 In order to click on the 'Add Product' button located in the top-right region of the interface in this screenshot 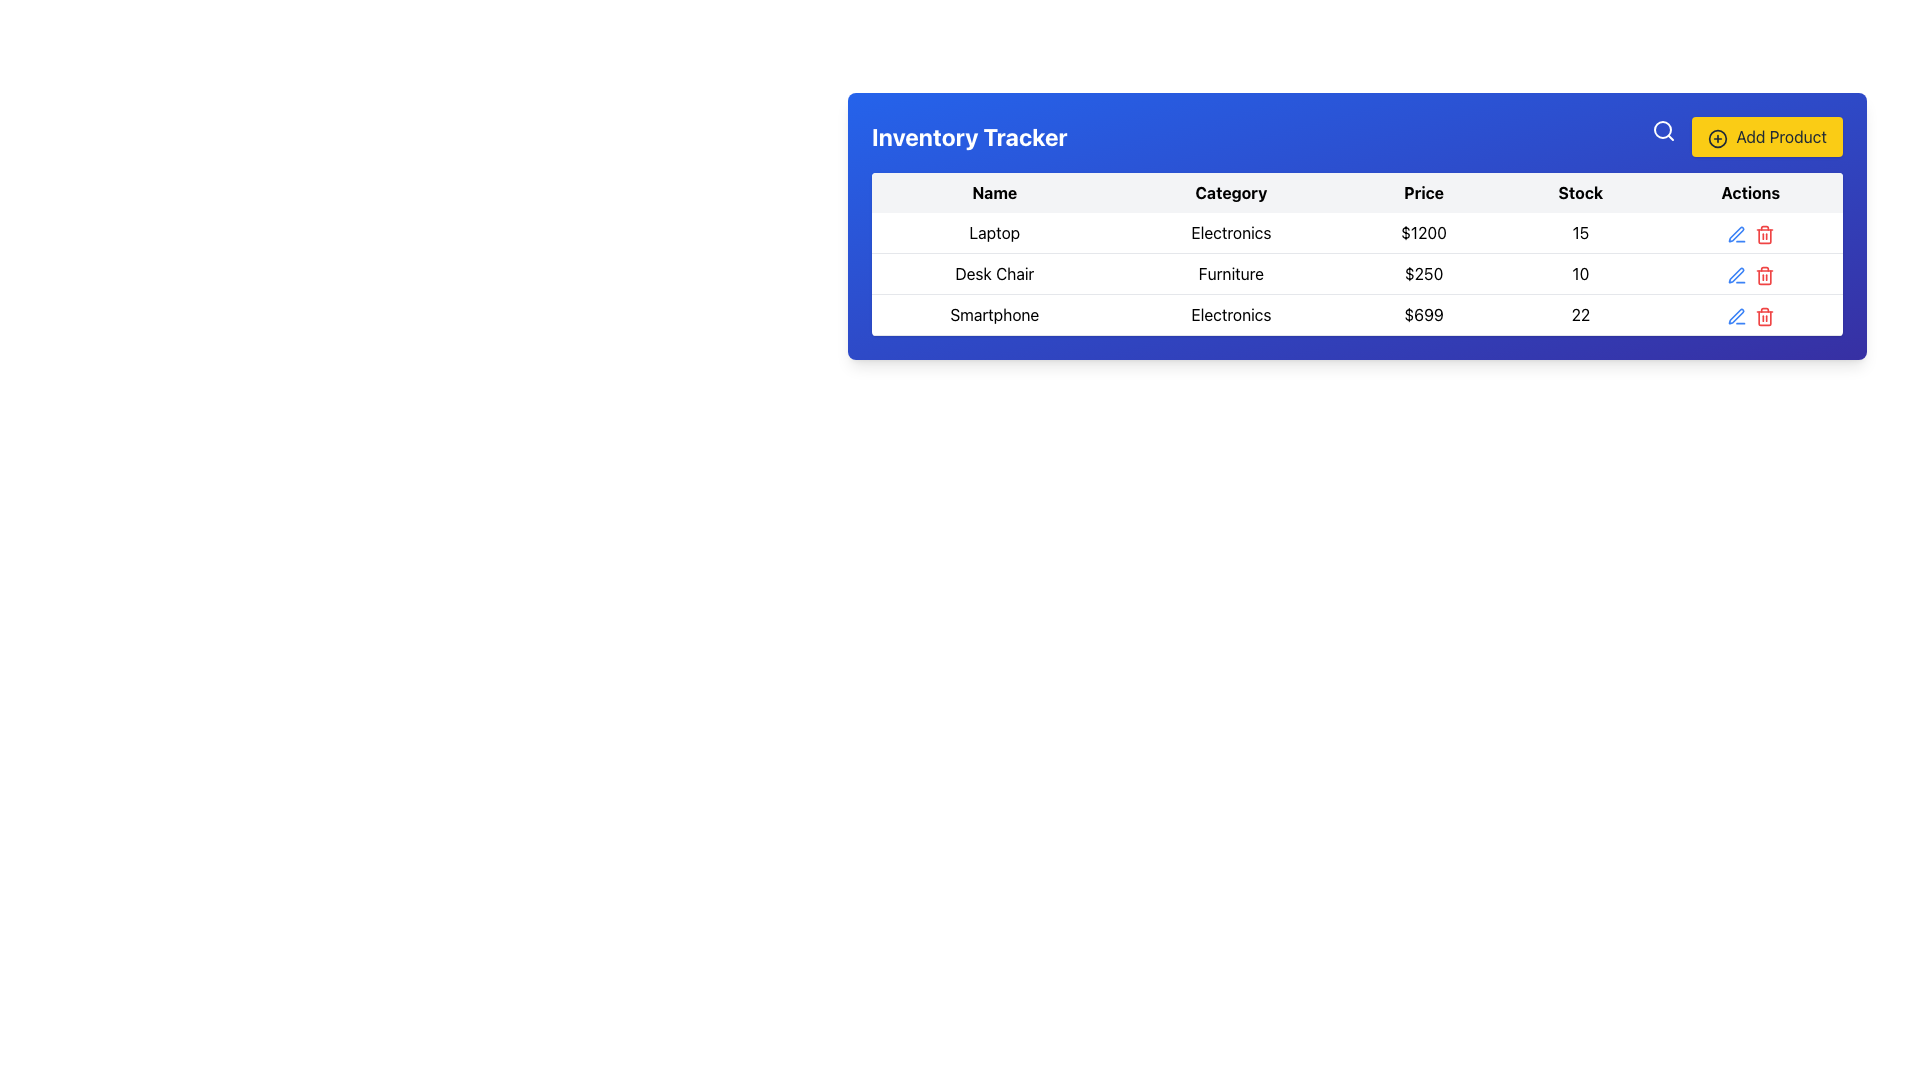, I will do `click(1767, 136)`.